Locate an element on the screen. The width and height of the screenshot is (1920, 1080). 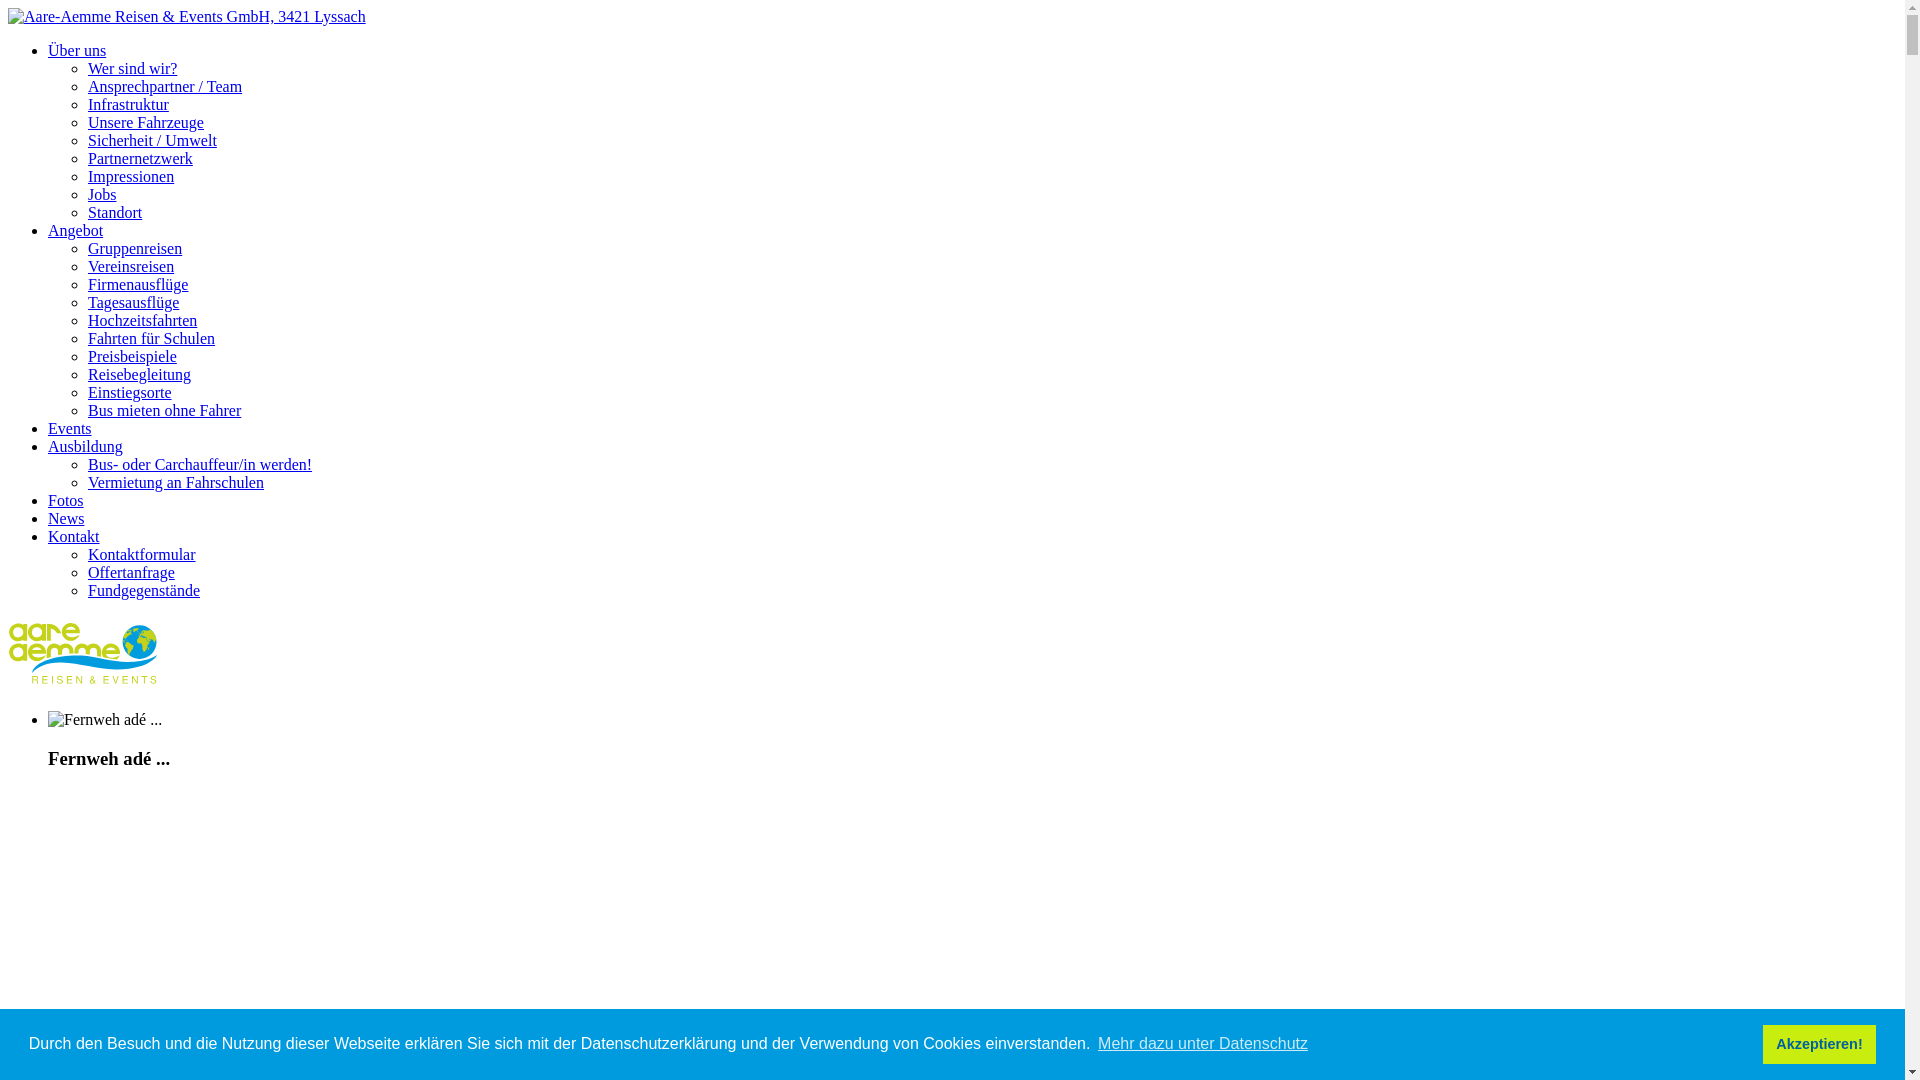
'Jobs' is located at coordinates (100, 194).